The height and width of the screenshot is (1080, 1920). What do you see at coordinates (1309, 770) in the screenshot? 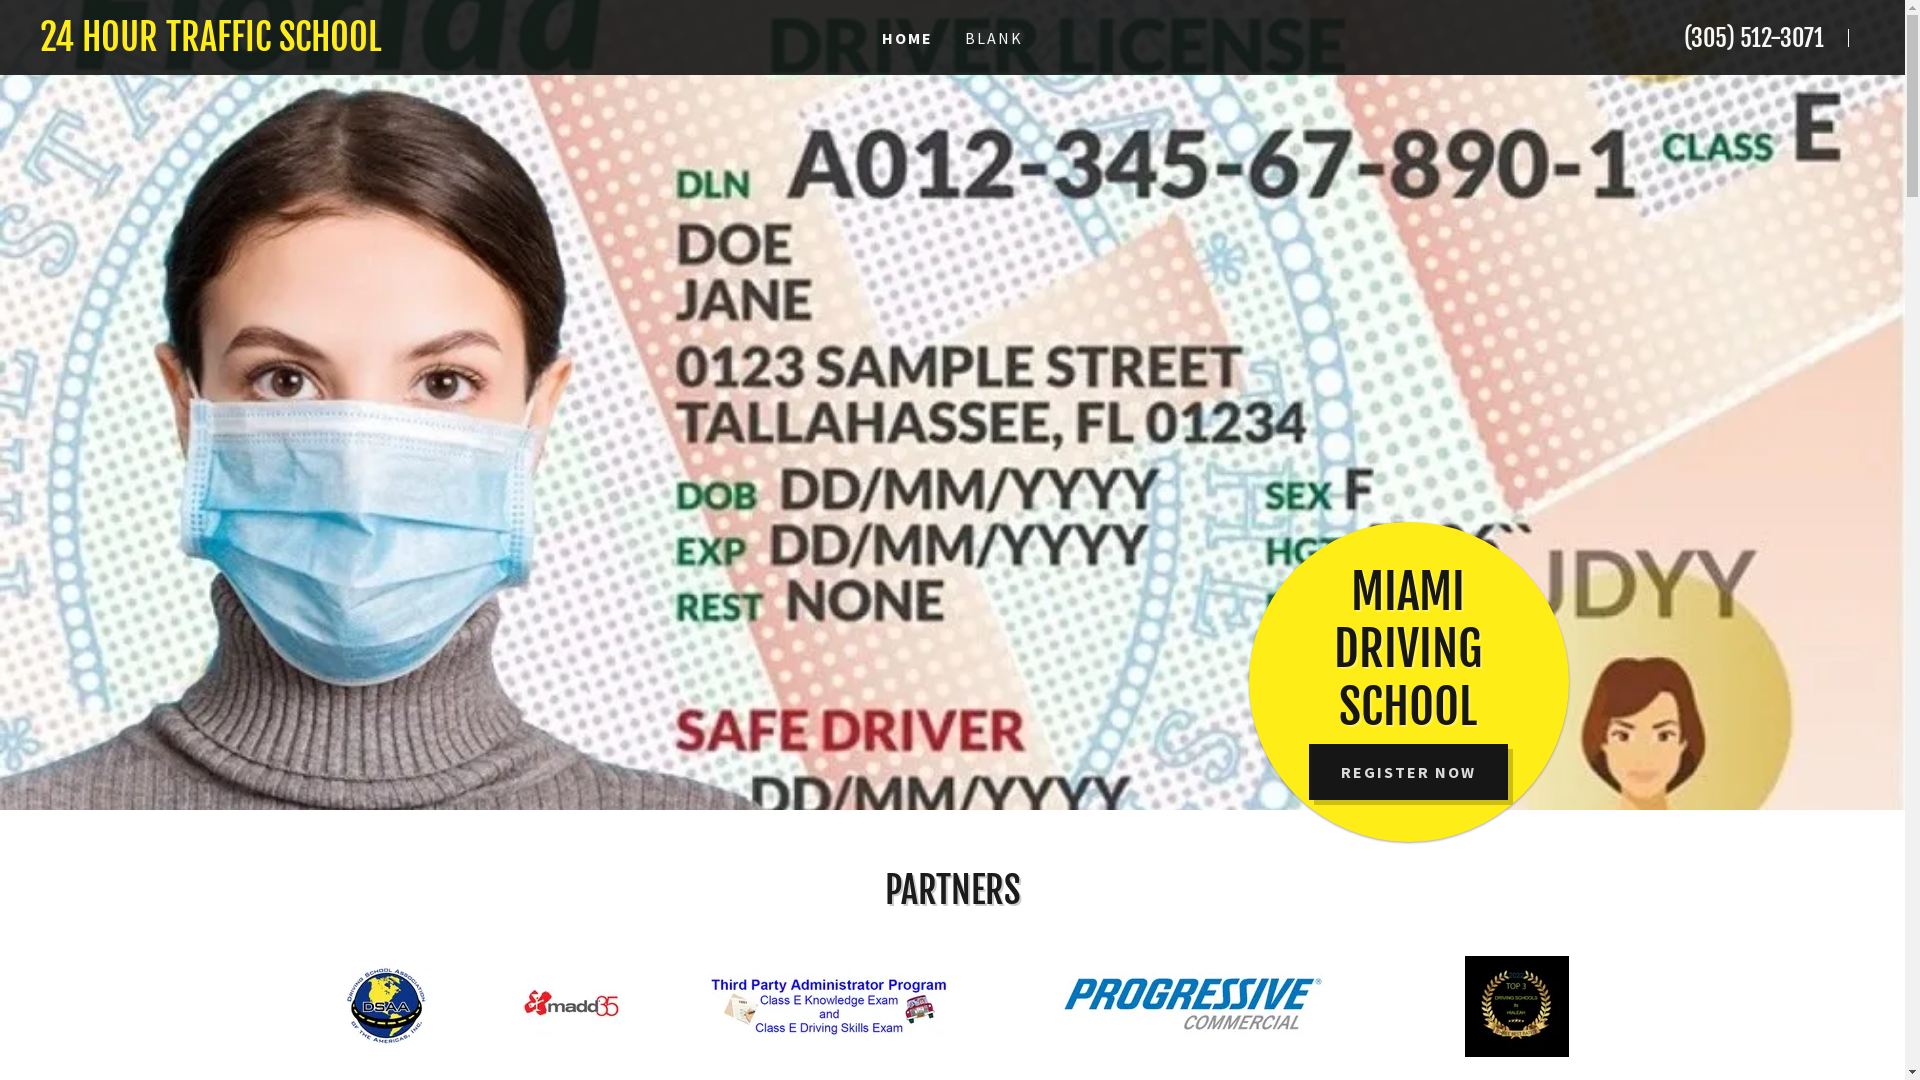
I see `'REGISTER NOW'` at bounding box center [1309, 770].